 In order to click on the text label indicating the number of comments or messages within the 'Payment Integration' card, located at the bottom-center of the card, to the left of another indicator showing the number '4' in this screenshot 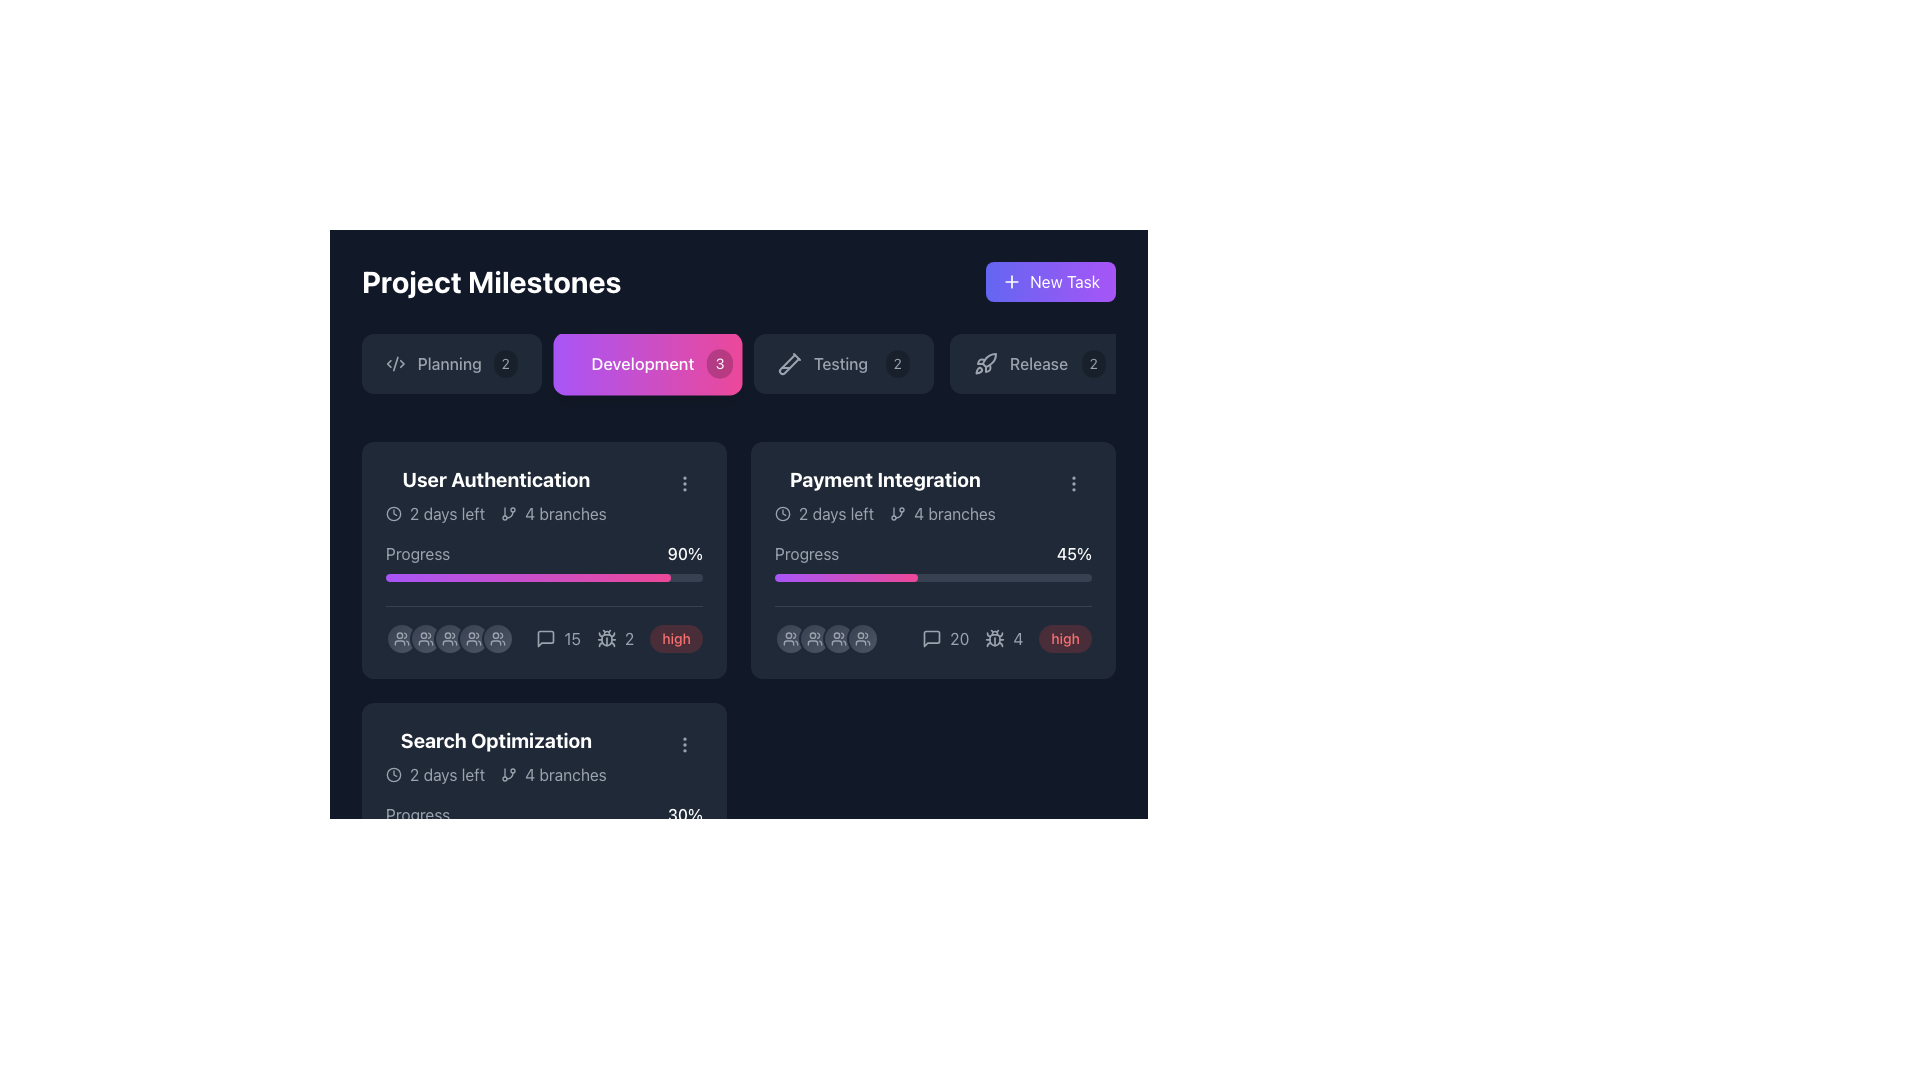, I will do `click(944, 639)`.